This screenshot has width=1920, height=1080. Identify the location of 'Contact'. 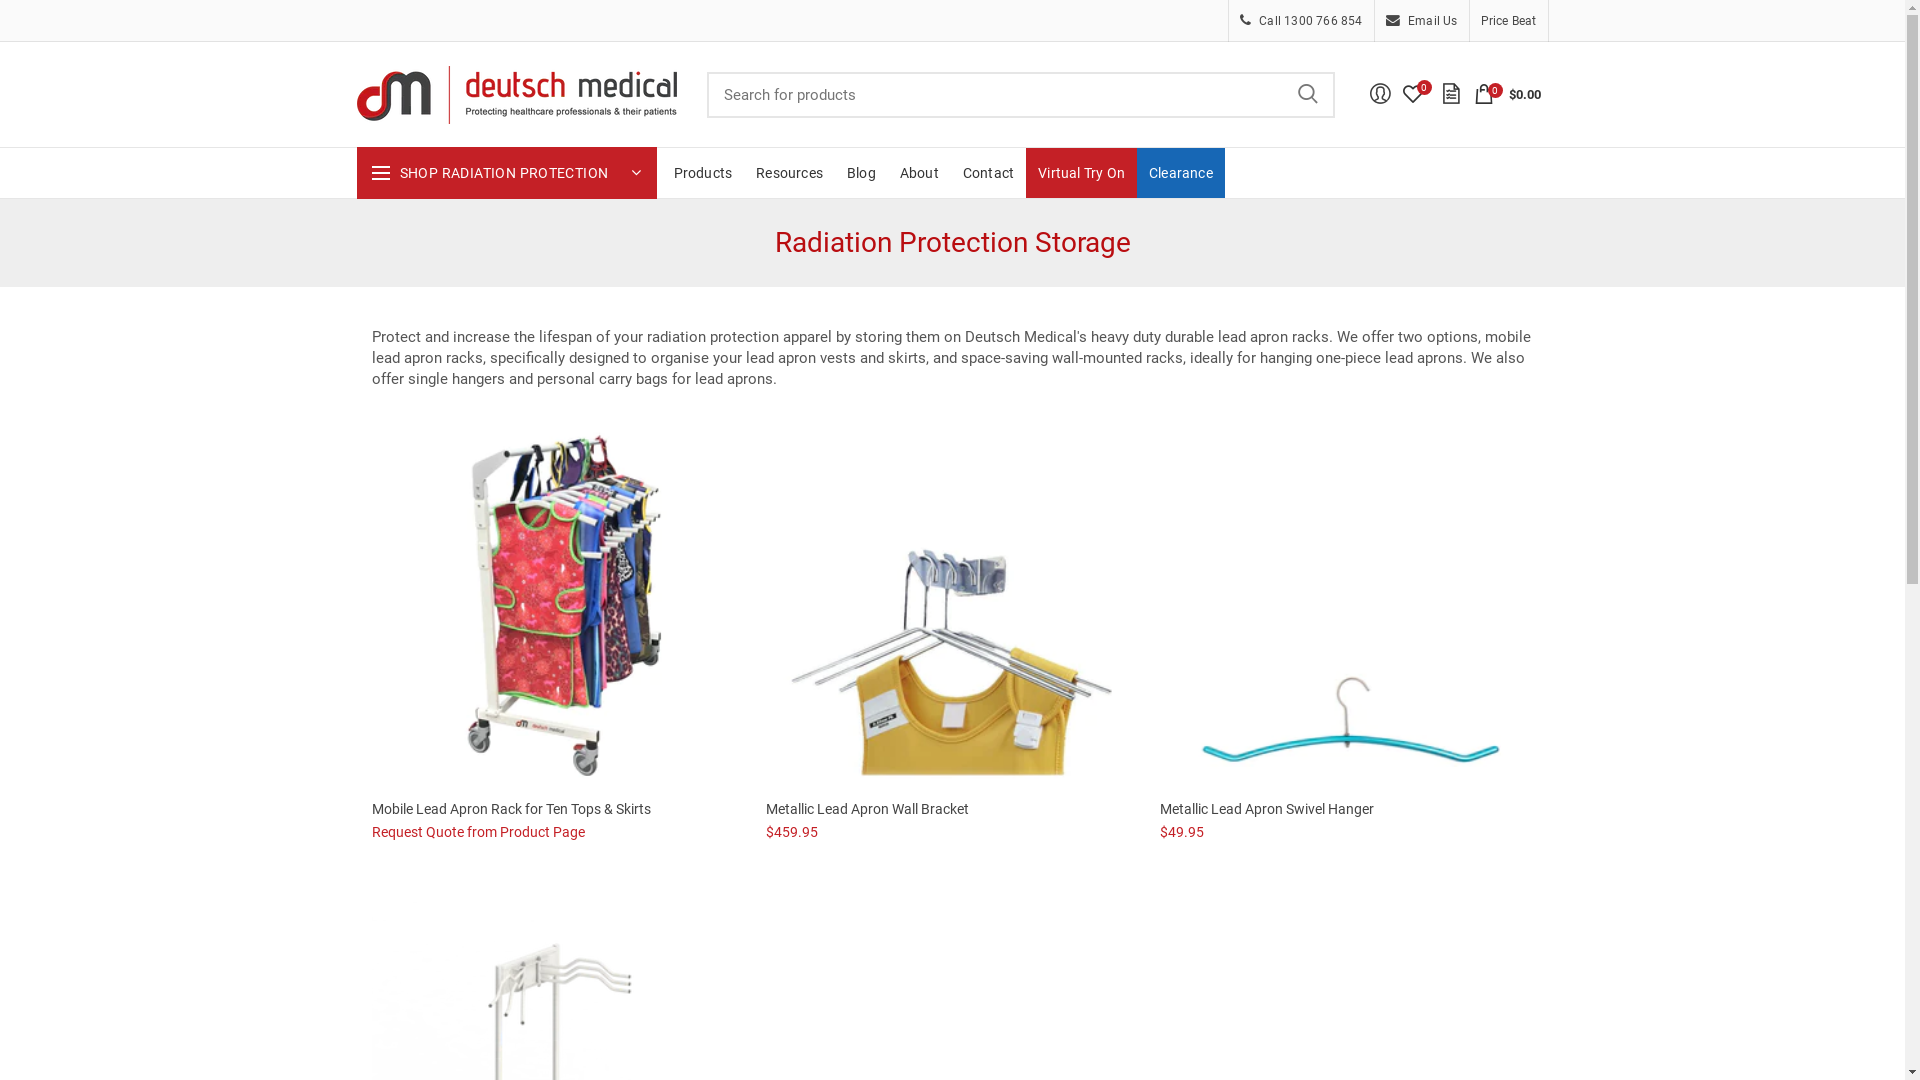
(988, 172).